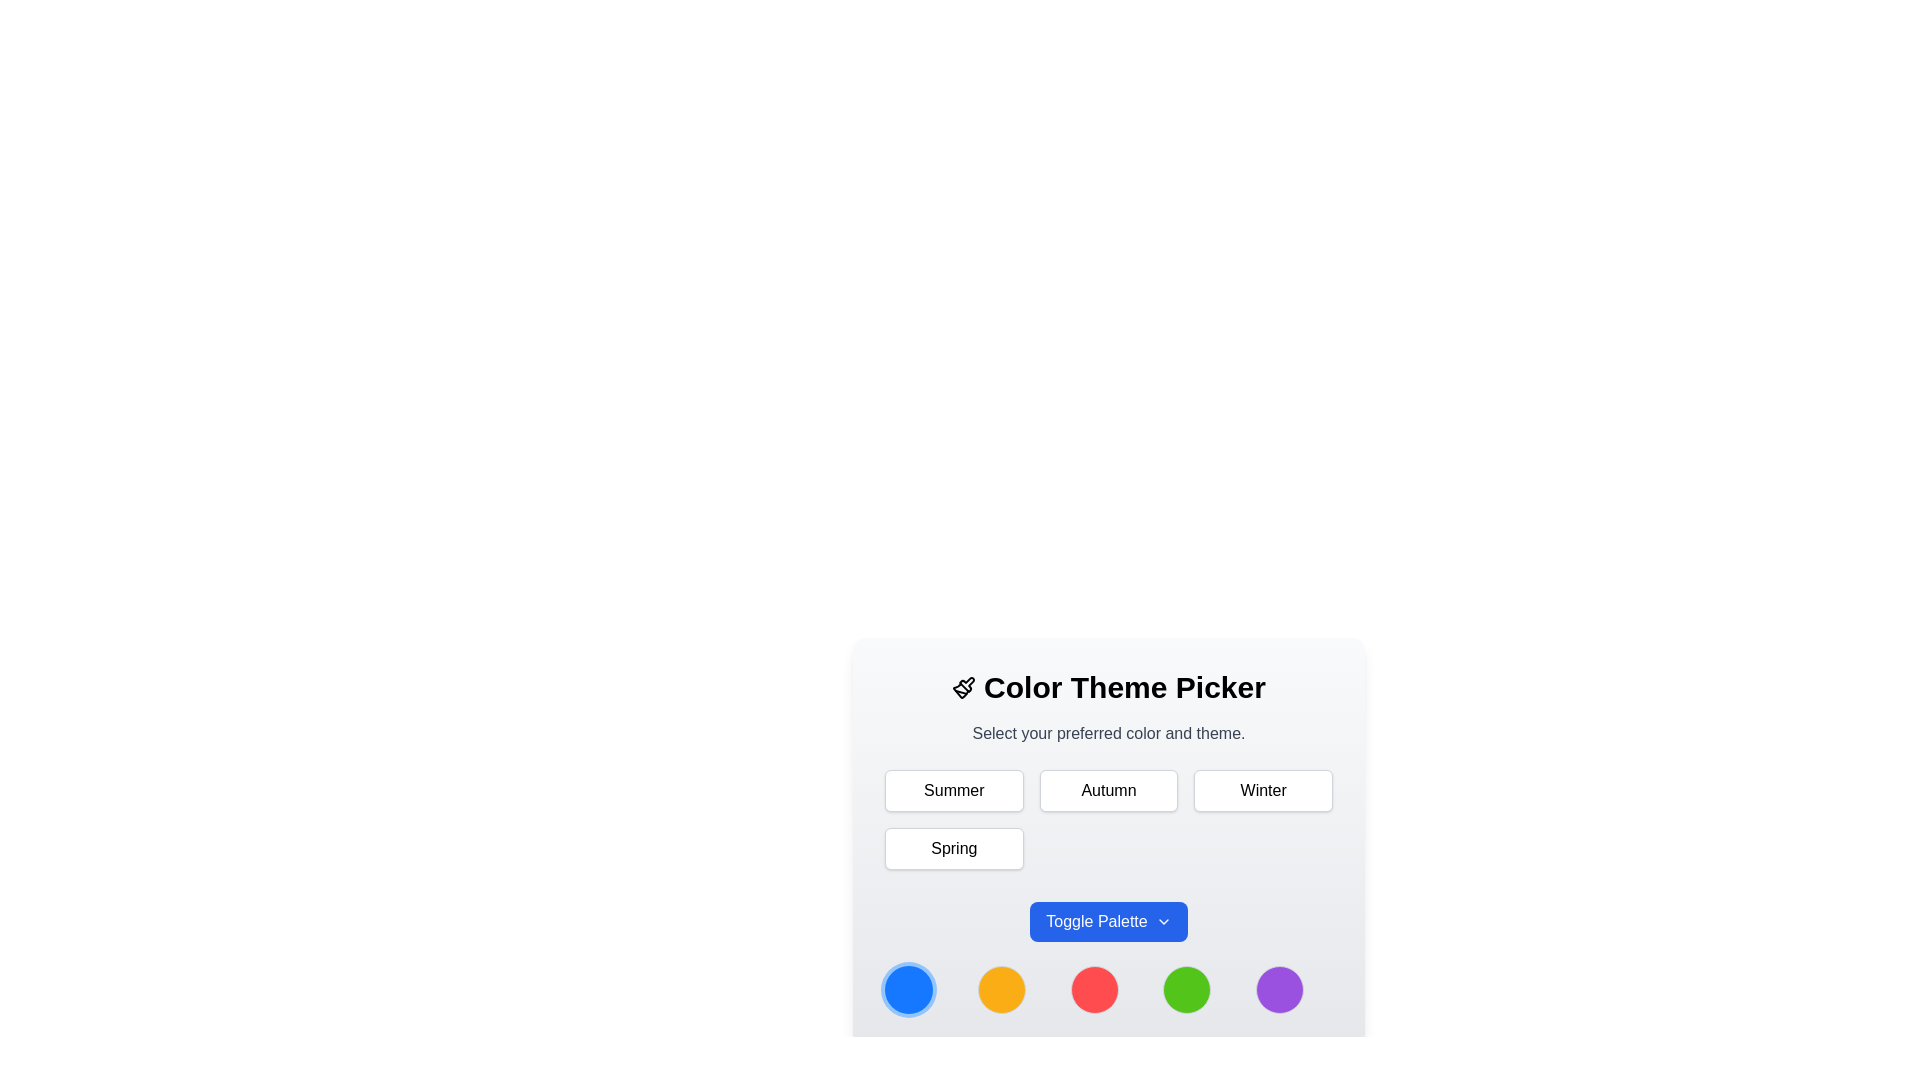 This screenshot has height=1080, width=1920. I want to click on the third circular color icon, which is bright red and selected, so click(1107, 990).